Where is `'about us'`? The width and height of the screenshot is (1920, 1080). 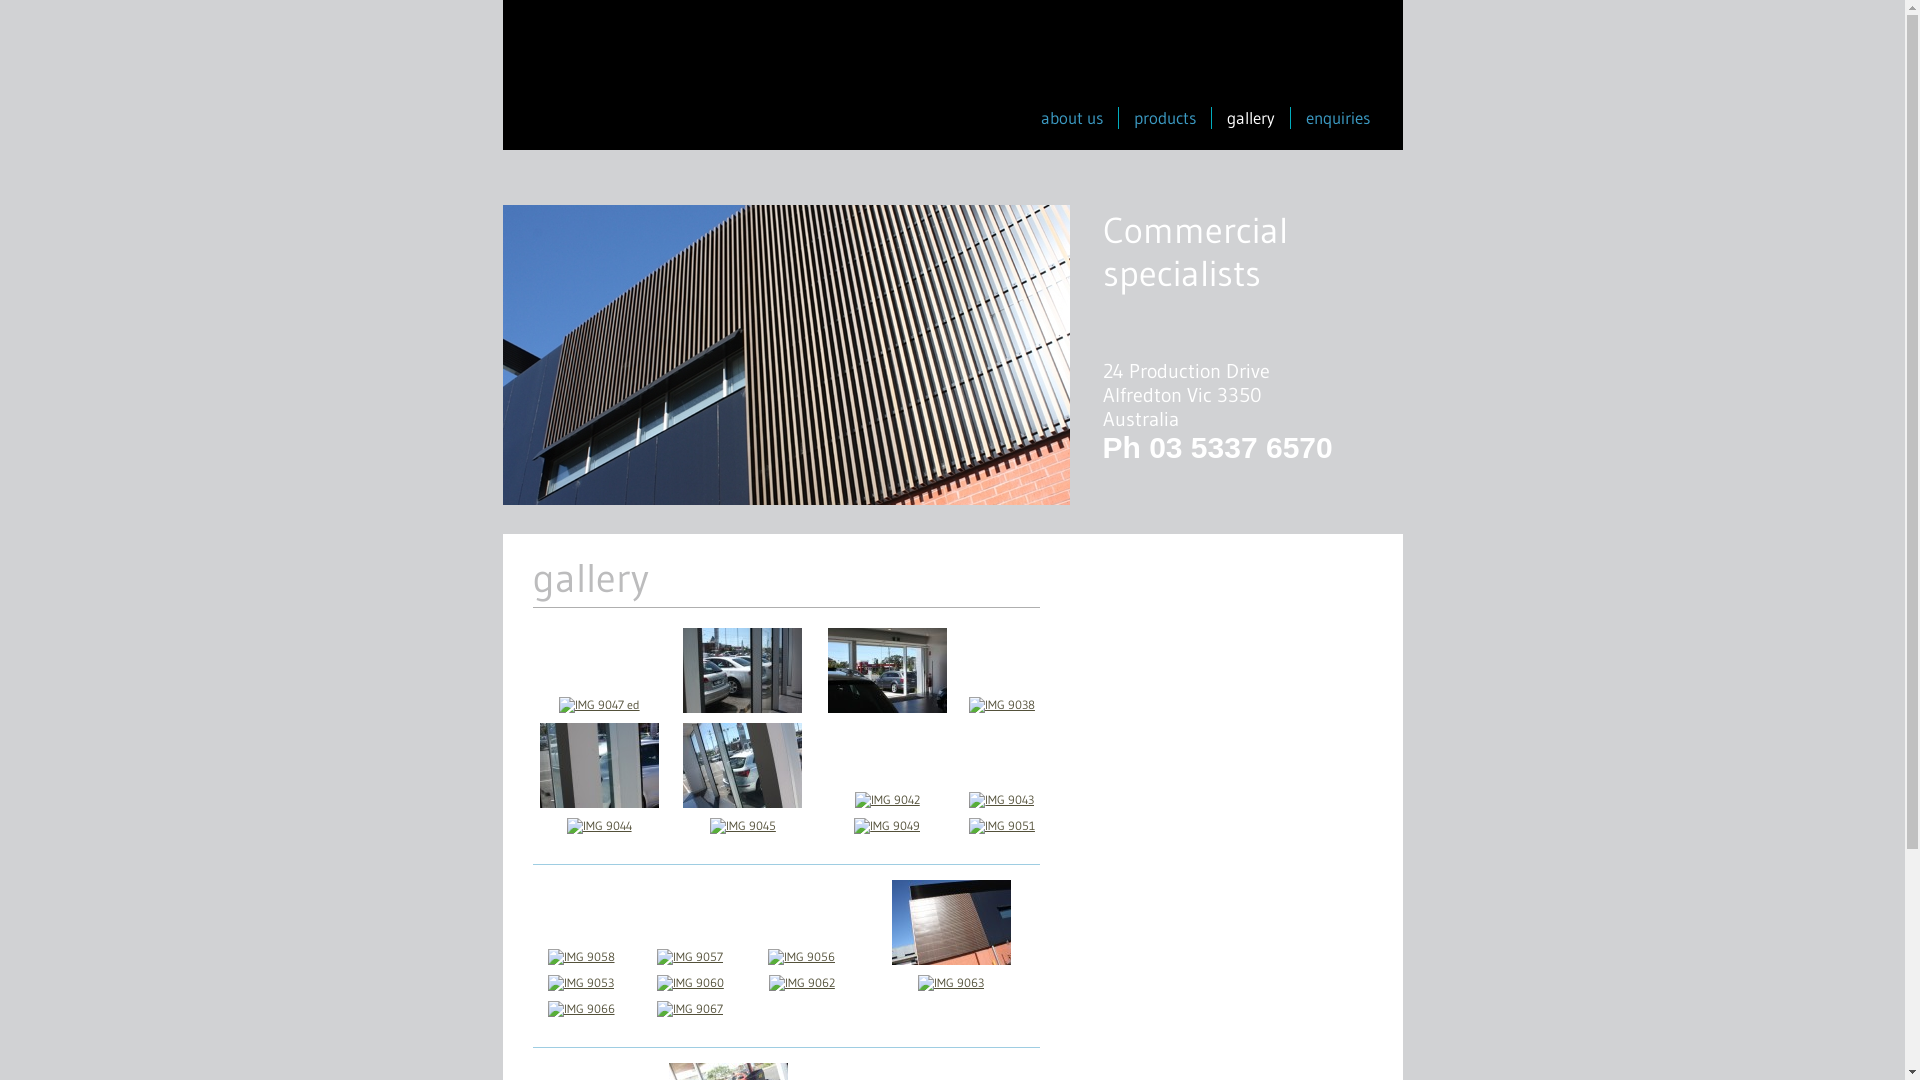 'about us' is located at coordinates (1040, 118).